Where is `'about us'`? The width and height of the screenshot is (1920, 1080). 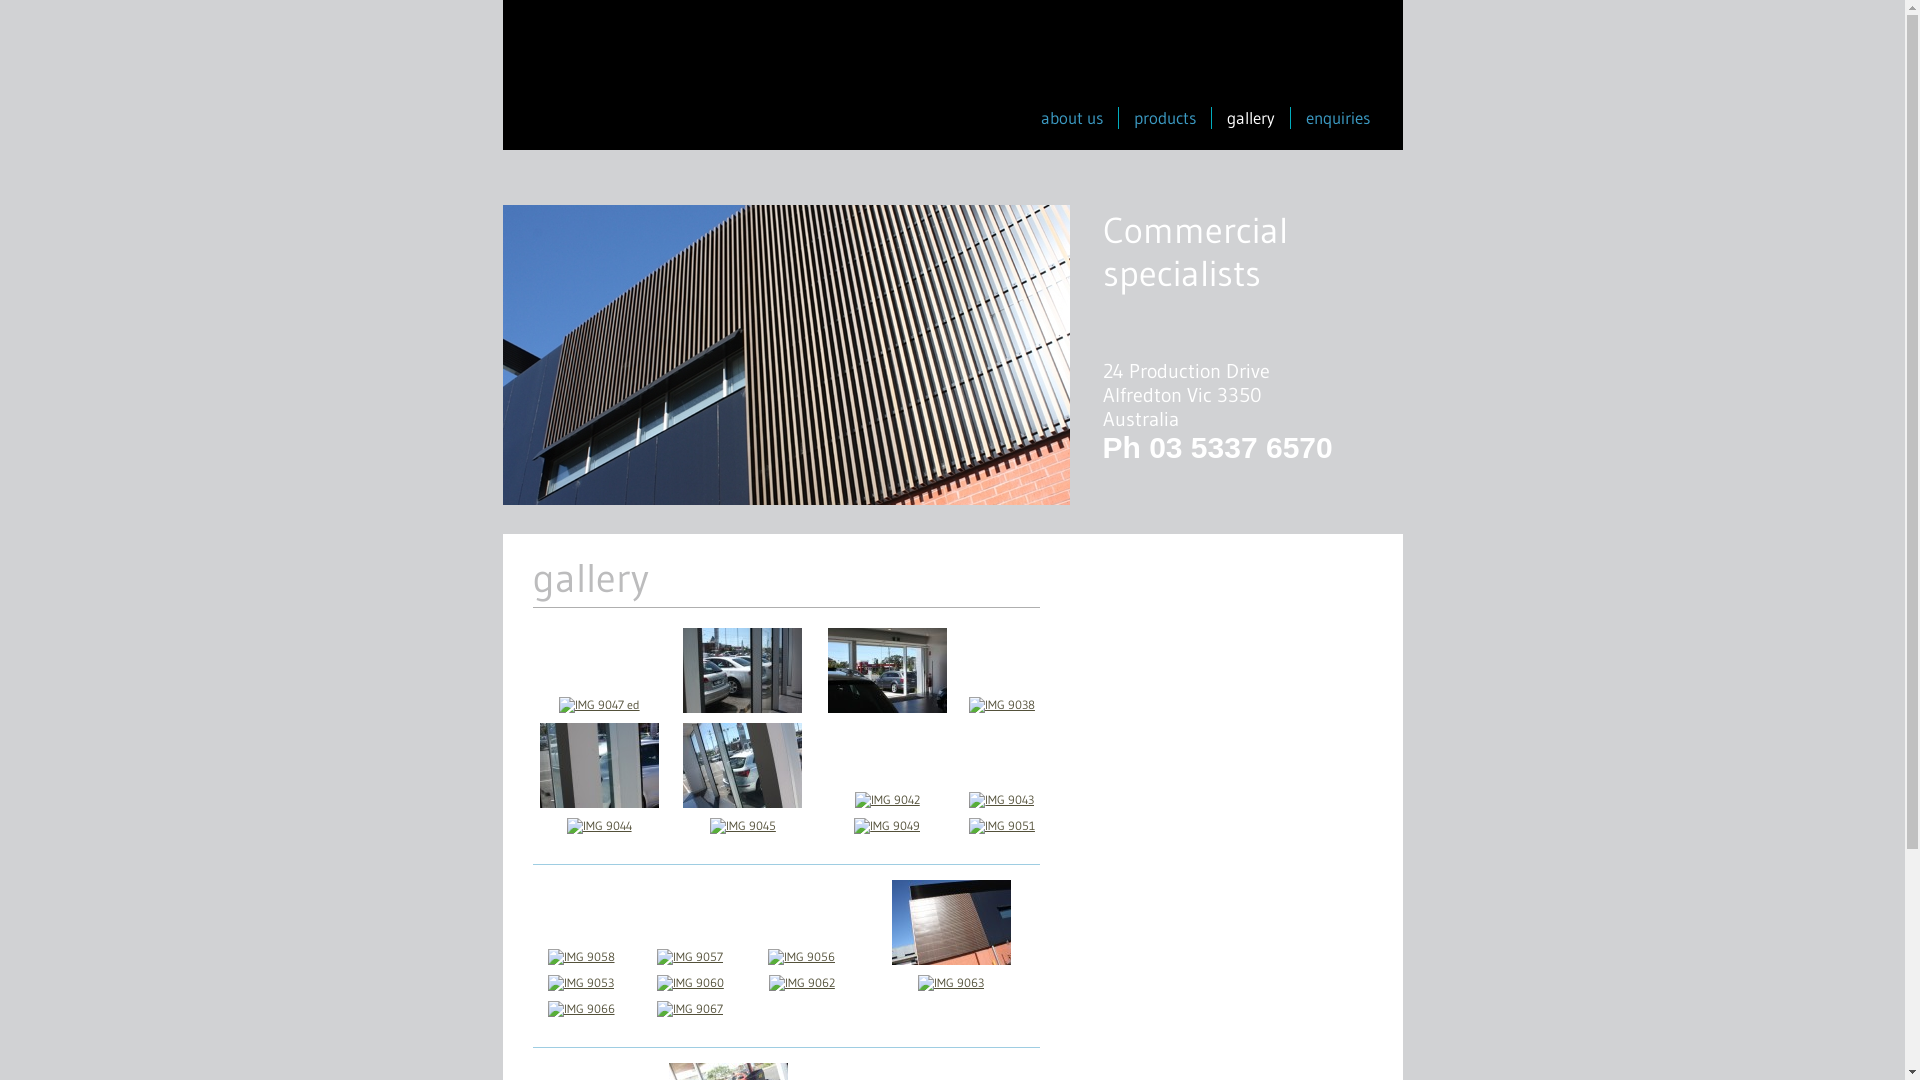 'about us' is located at coordinates (1040, 118).